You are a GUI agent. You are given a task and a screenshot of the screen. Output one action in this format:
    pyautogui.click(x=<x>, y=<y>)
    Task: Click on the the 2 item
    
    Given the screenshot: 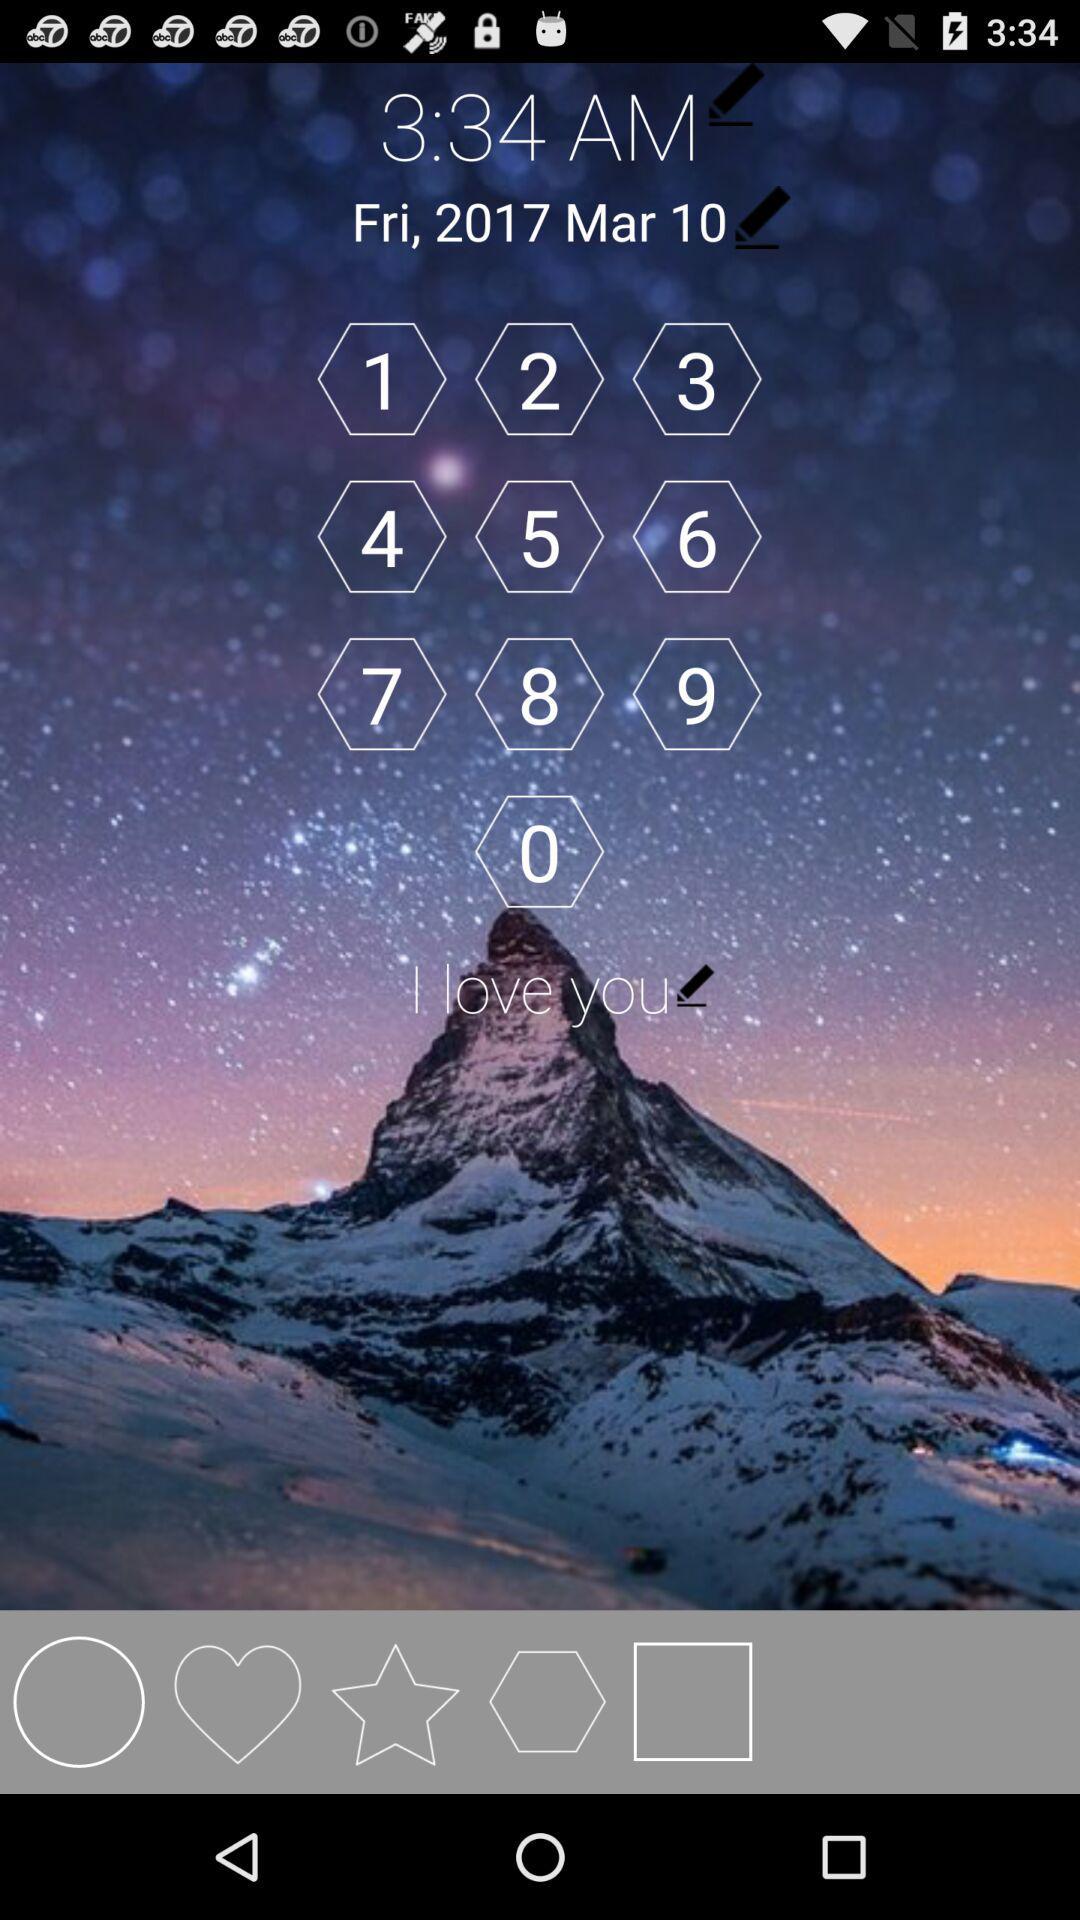 What is the action you would take?
    pyautogui.click(x=538, y=379)
    